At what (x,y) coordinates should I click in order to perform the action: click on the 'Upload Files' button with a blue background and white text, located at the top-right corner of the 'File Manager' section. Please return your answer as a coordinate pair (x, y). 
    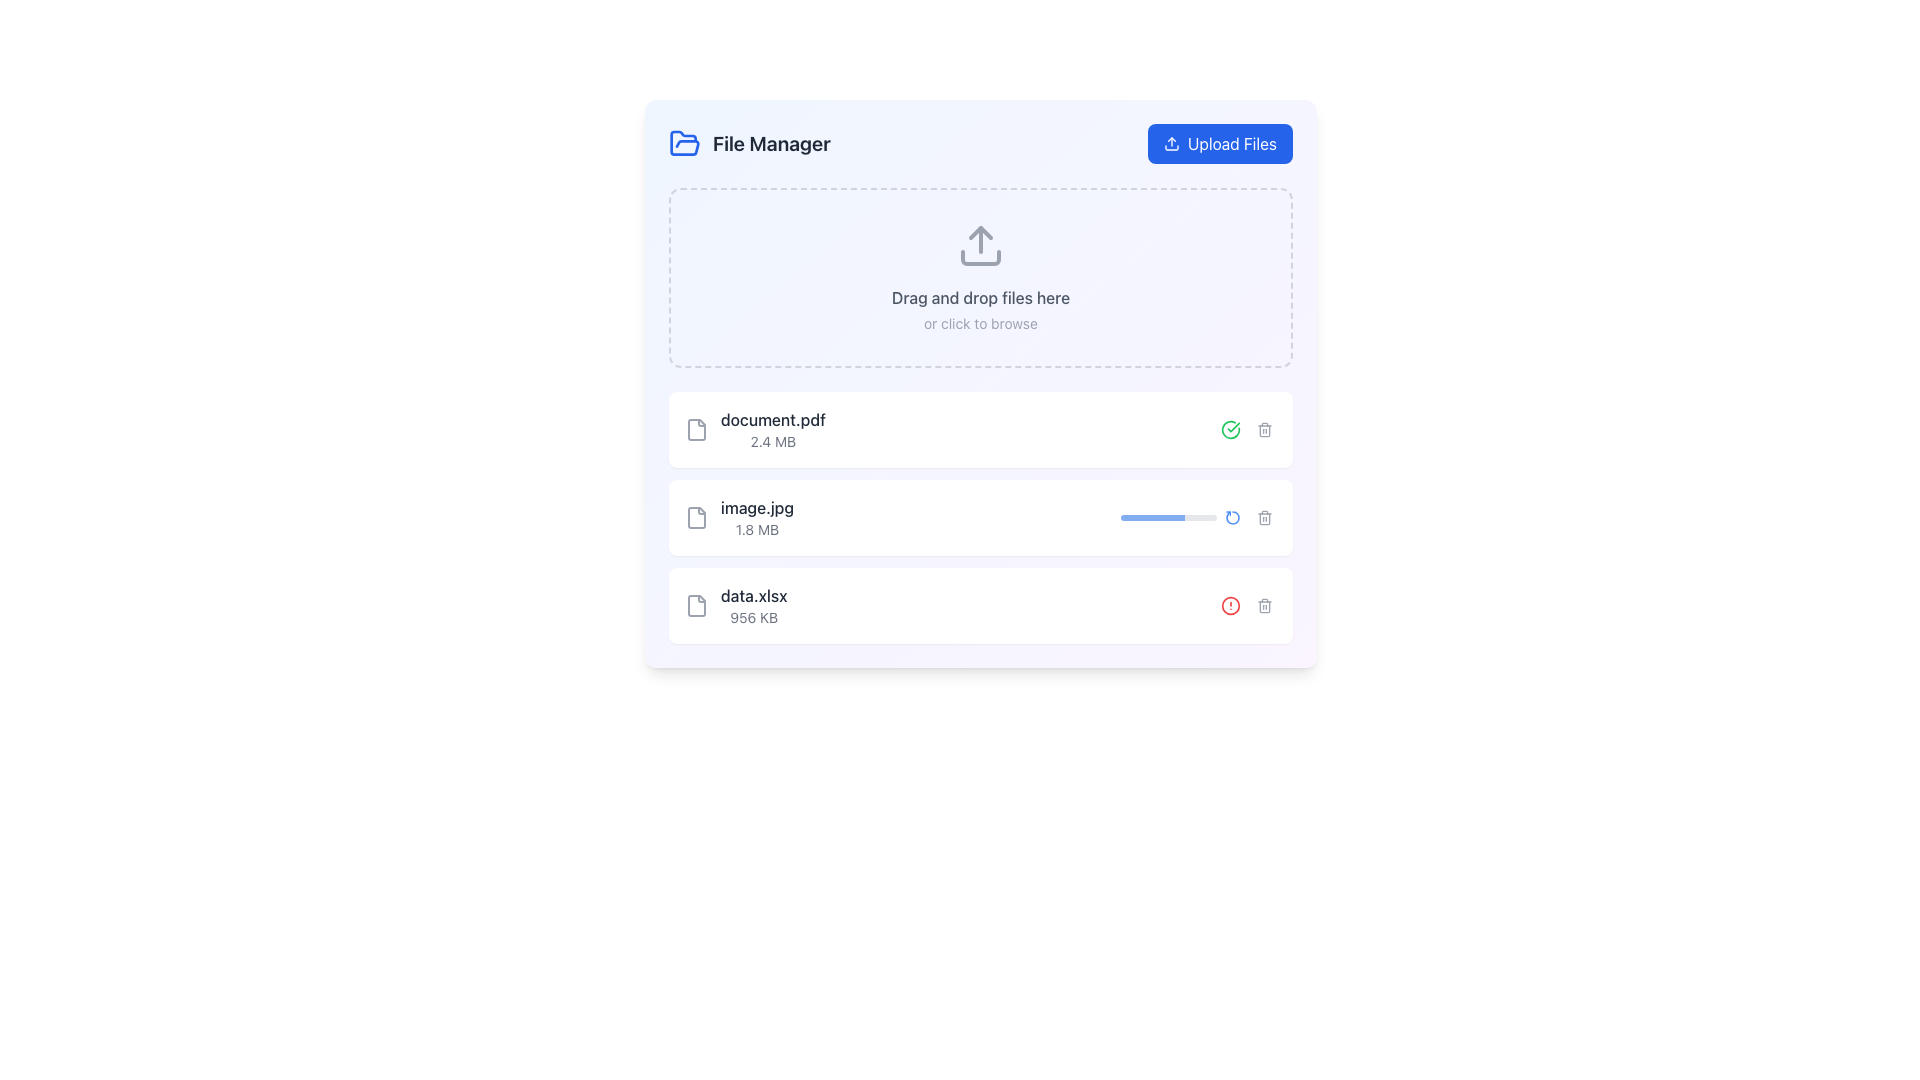
    Looking at the image, I should click on (1219, 142).